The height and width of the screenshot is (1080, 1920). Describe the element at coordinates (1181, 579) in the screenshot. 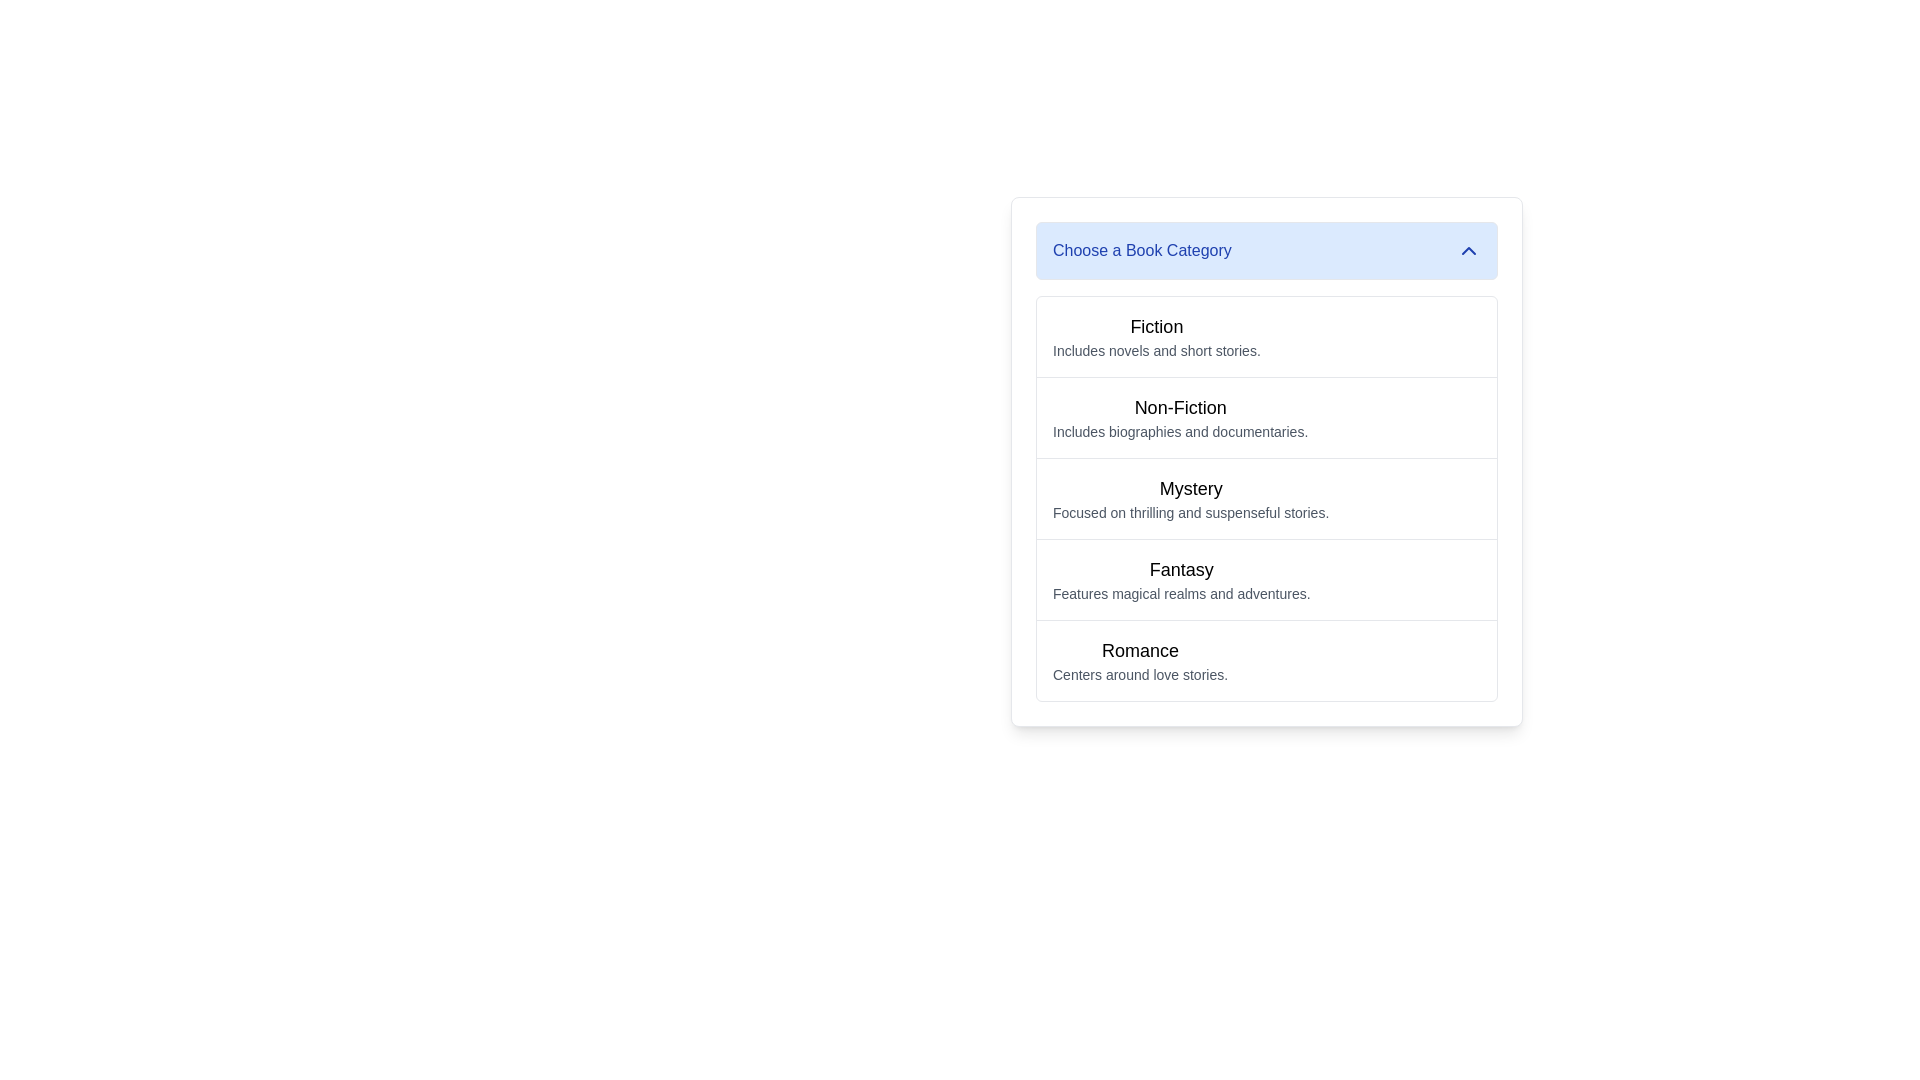

I see `the fantasy genre text label in the 'Choose a Book Category' dropdown menu, located in the fourth row, beneath 'Mystery' and above 'Romance'` at that location.